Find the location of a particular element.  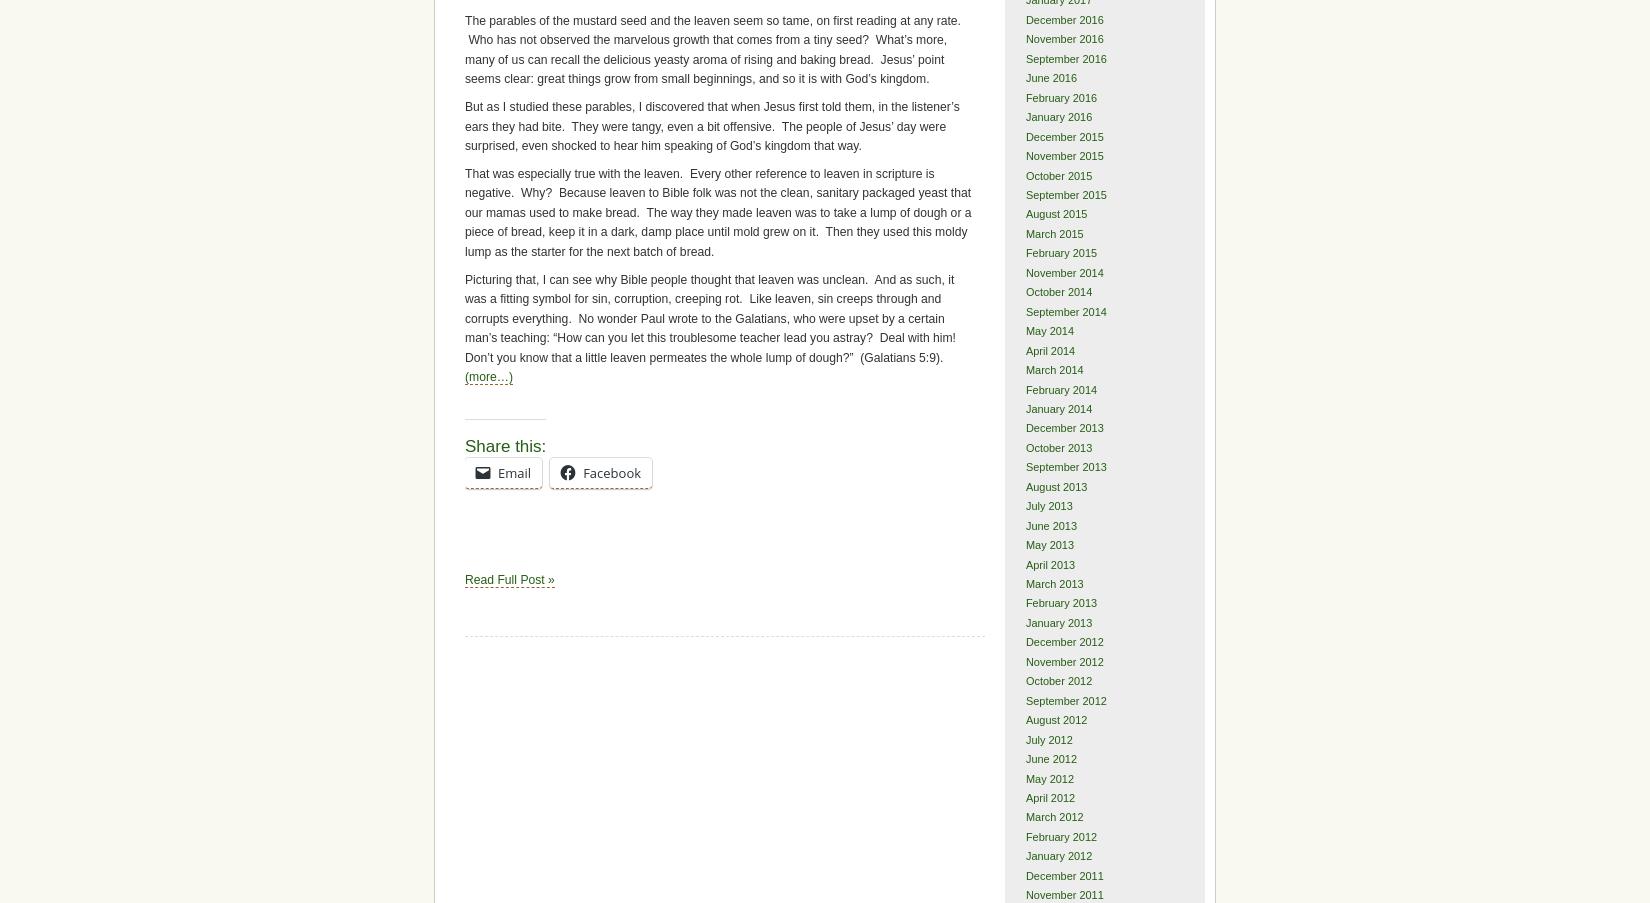

'May 2012' is located at coordinates (1024, 777).